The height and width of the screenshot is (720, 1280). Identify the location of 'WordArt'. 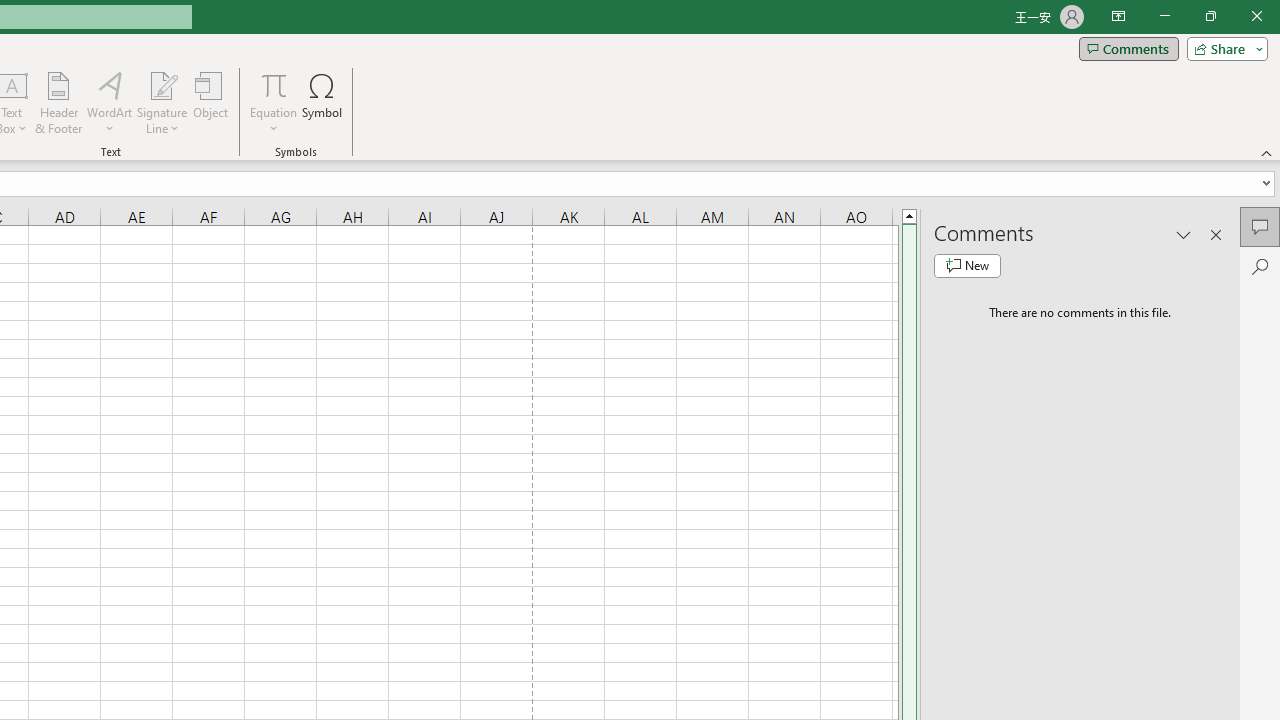
(108, 103).